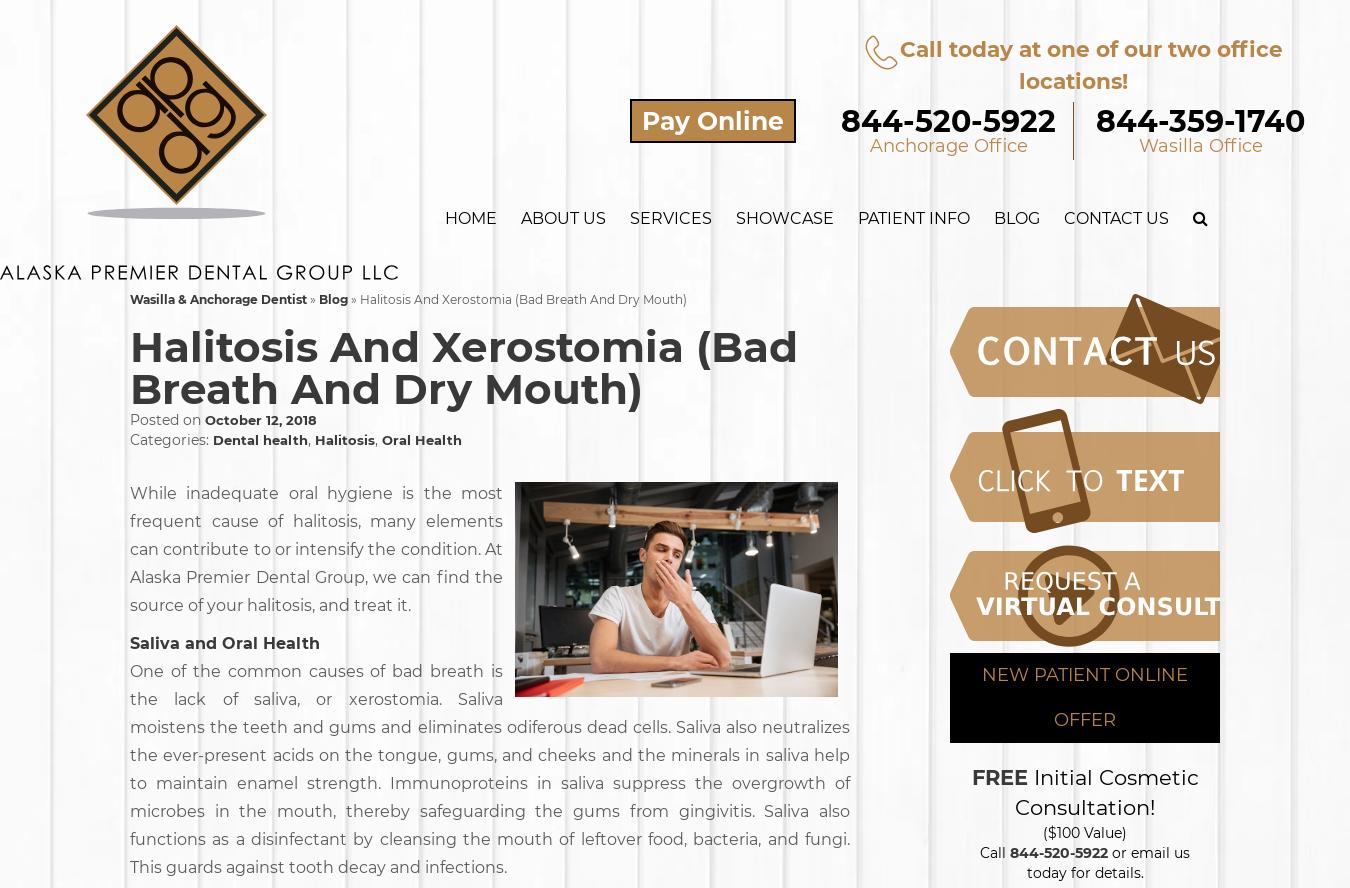  What do you see at coordinates (562, 217) in the screenshot?
I see `'About Us'` at bounding box center [562, 217].